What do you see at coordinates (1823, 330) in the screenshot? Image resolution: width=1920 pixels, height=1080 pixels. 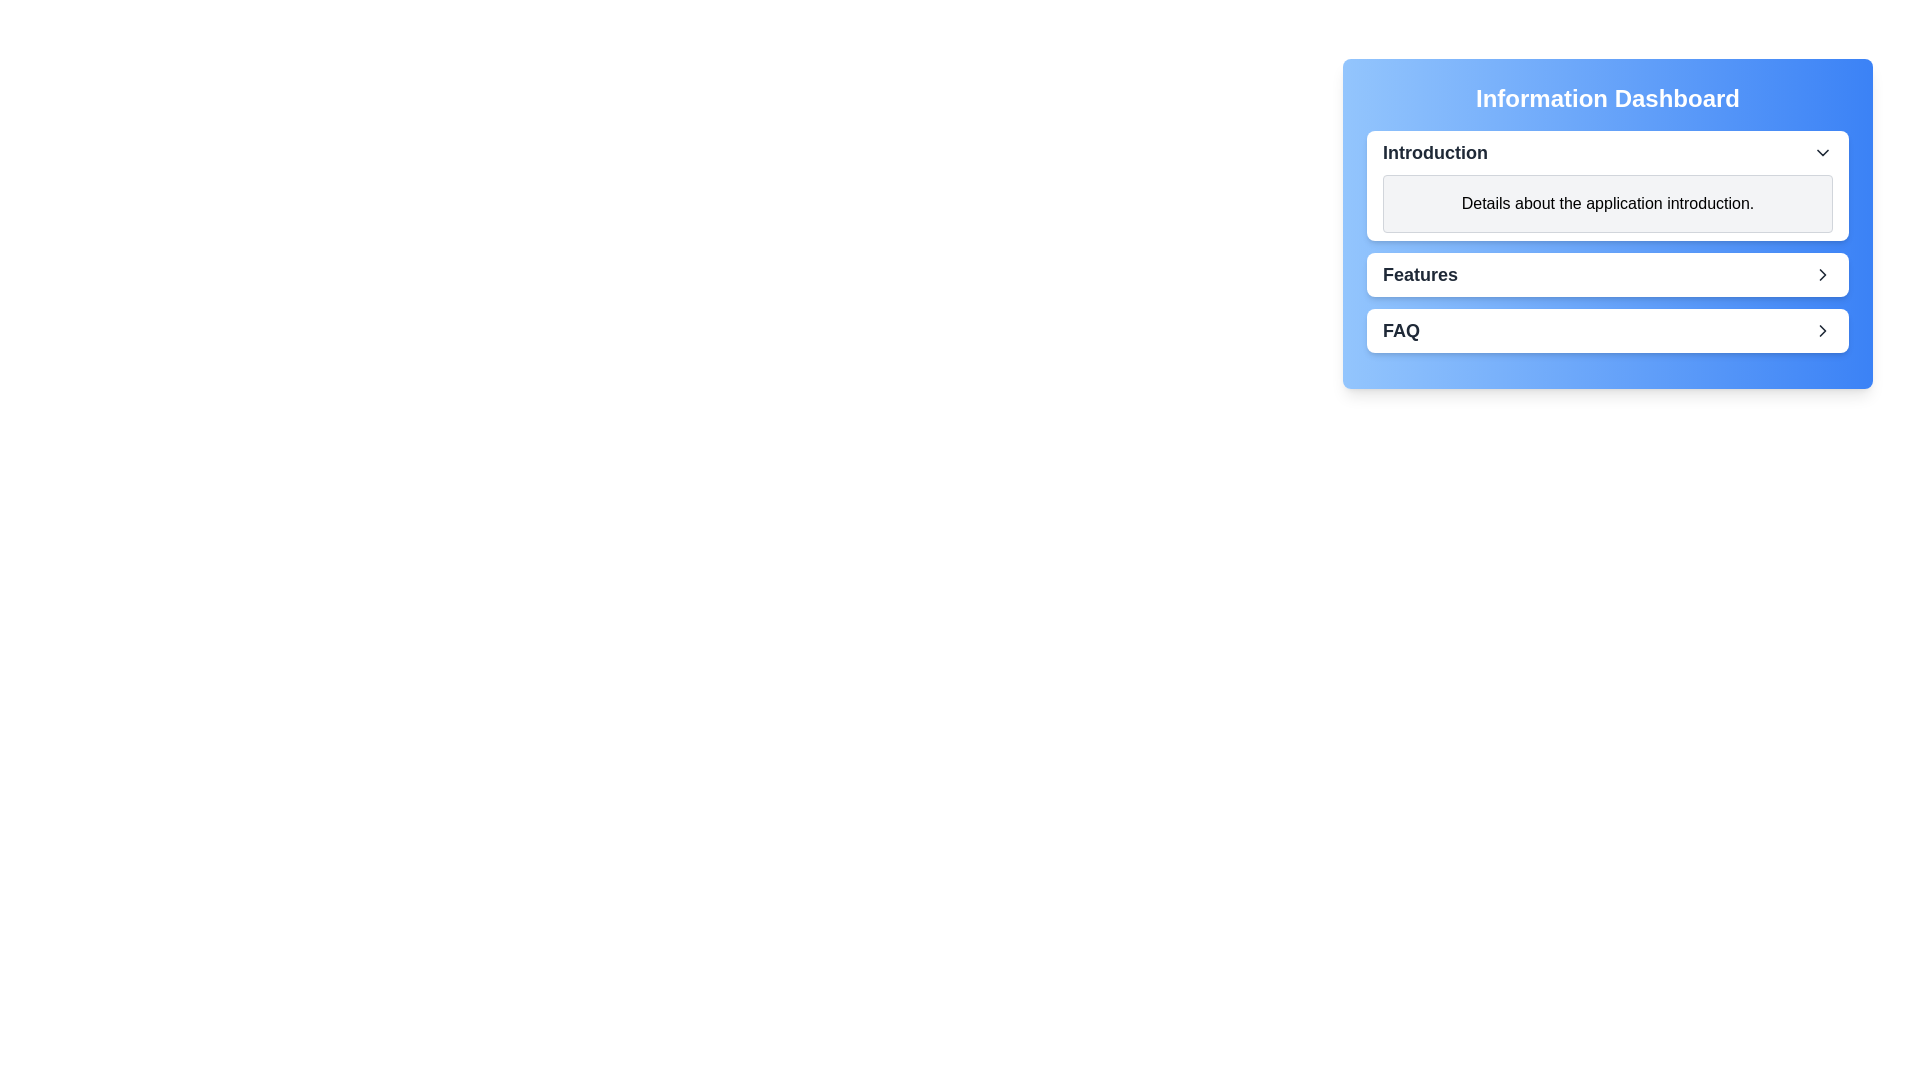 I see `the right-pointing chevron arrow icon located below the 'FAQ' label` at bounding box center [1823, 330].